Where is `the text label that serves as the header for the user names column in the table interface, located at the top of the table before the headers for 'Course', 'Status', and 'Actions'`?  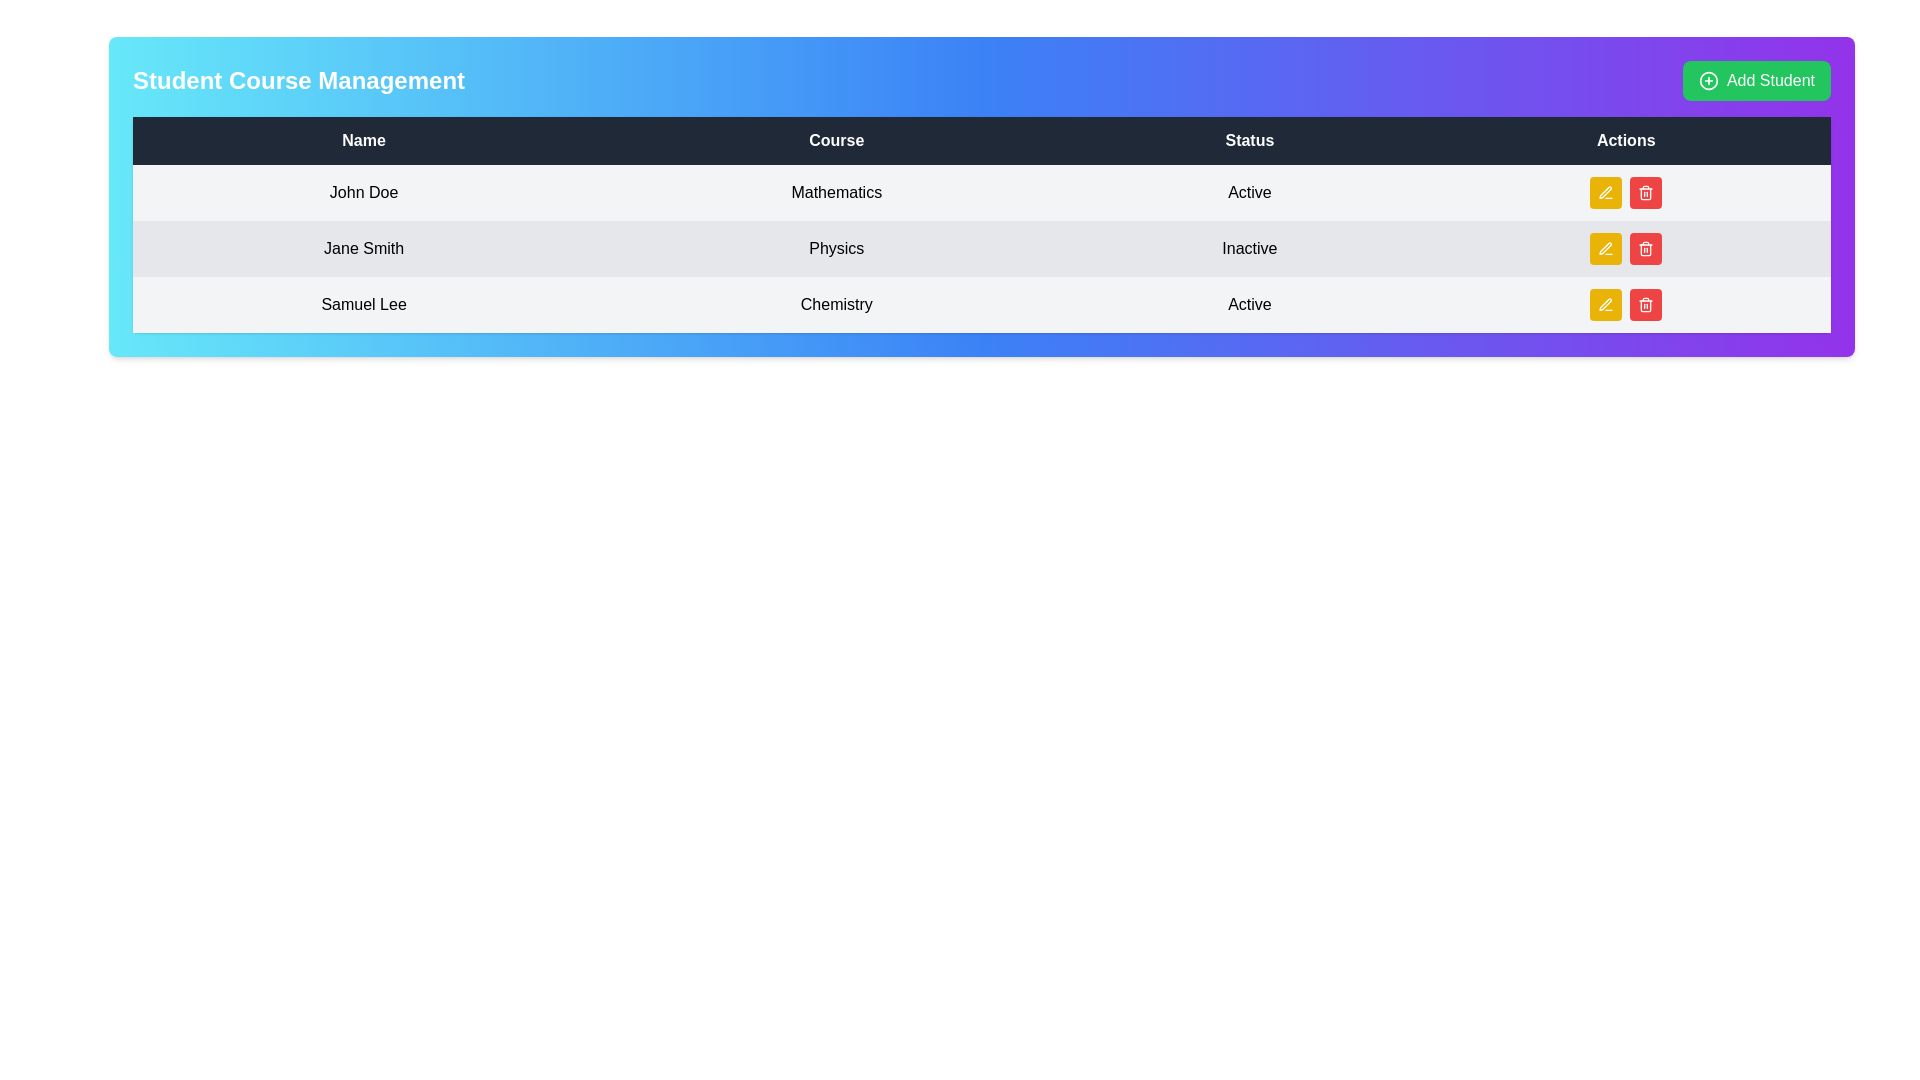 the text label that serves as the header for the user names column in the table interface, located at the top of the table before the headers for 'Course', 'Status', and 'Actions' is located at coordinates (364, 140).